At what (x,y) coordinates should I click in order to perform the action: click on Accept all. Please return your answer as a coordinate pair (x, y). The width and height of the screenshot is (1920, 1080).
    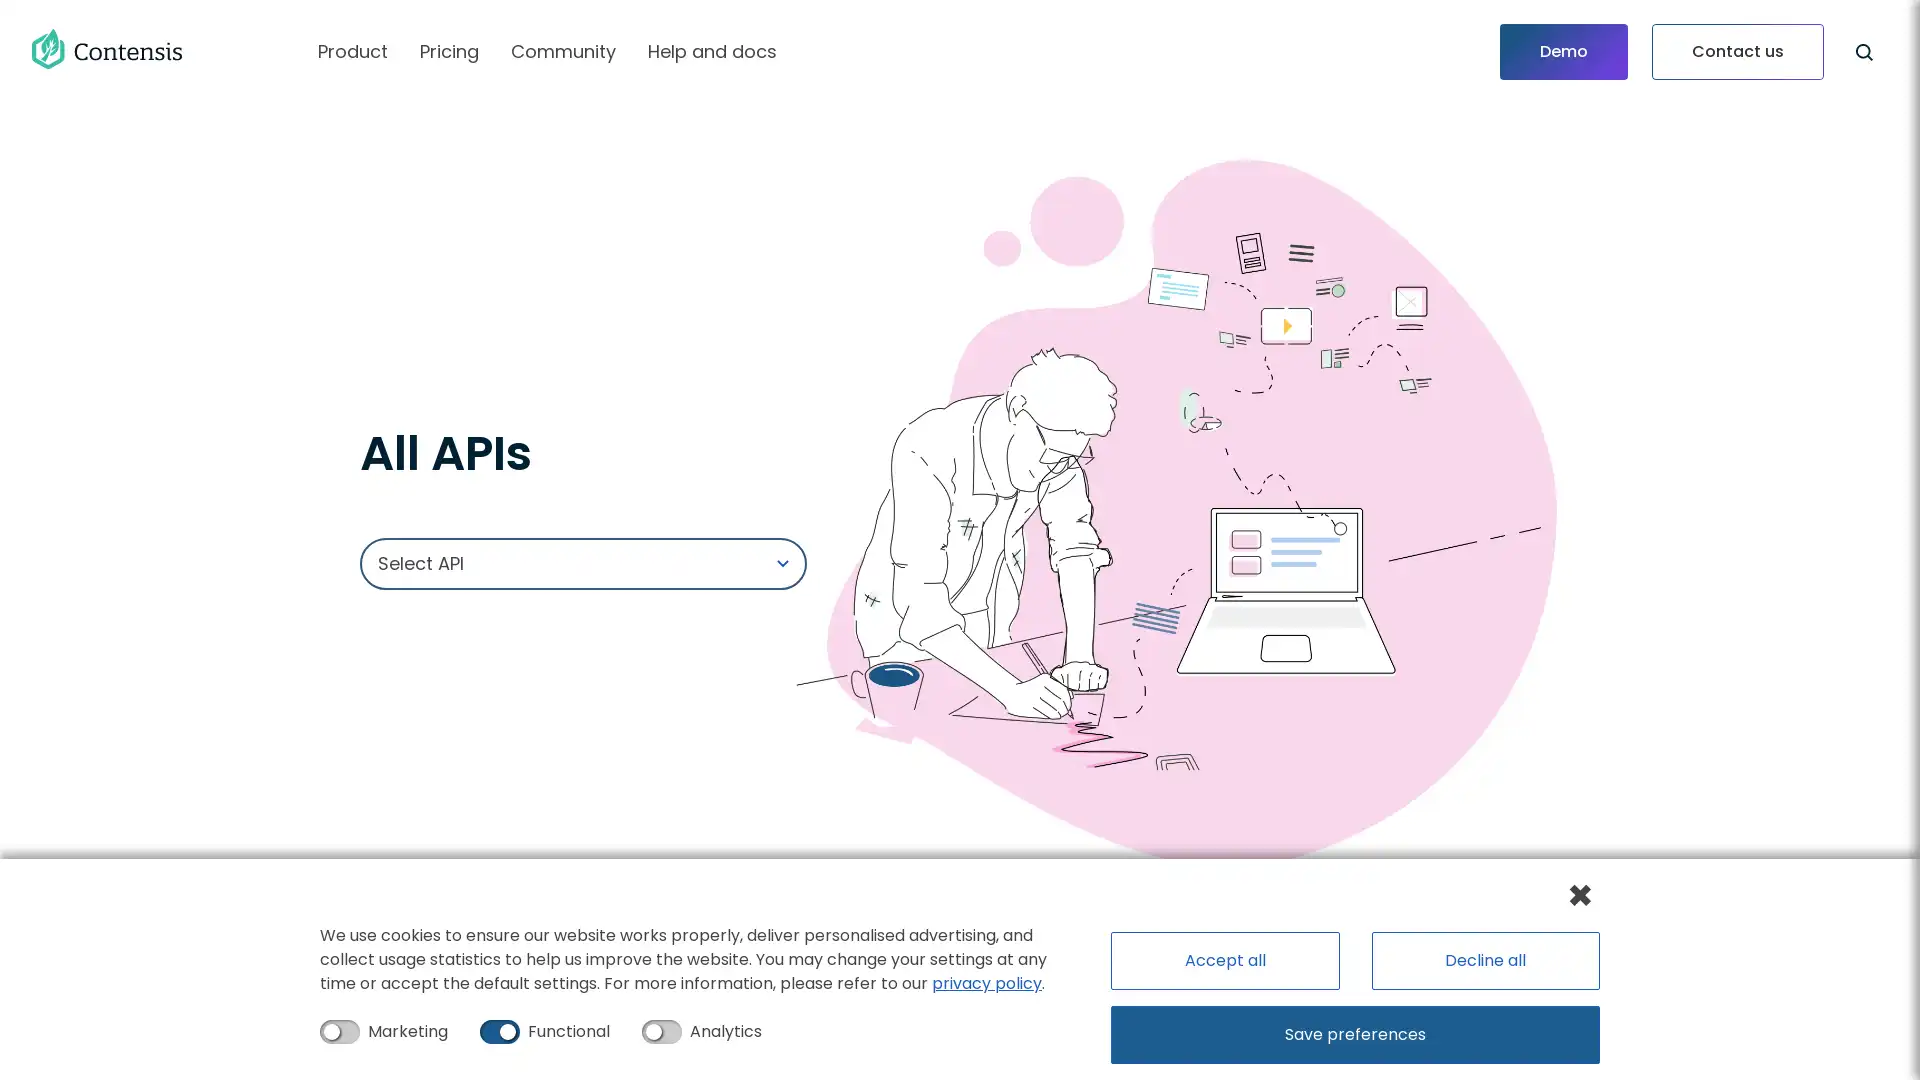
    Looking at the image, I should click on (1223, 959).